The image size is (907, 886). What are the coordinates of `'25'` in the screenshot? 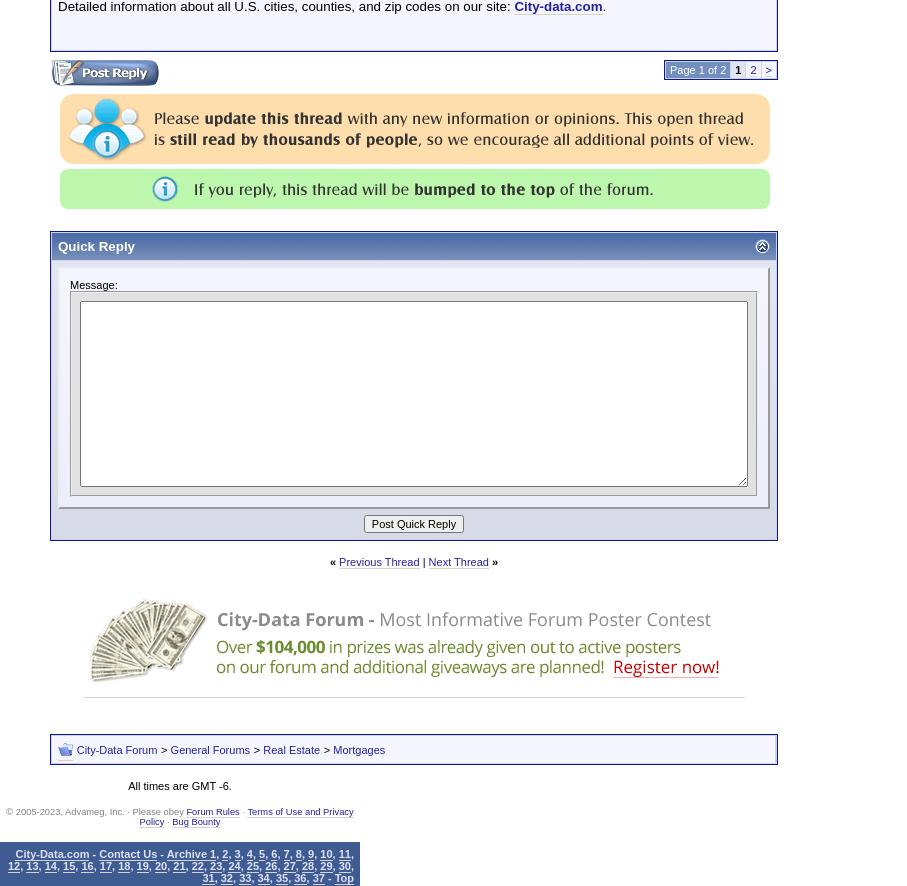 It's located at (251, 864).